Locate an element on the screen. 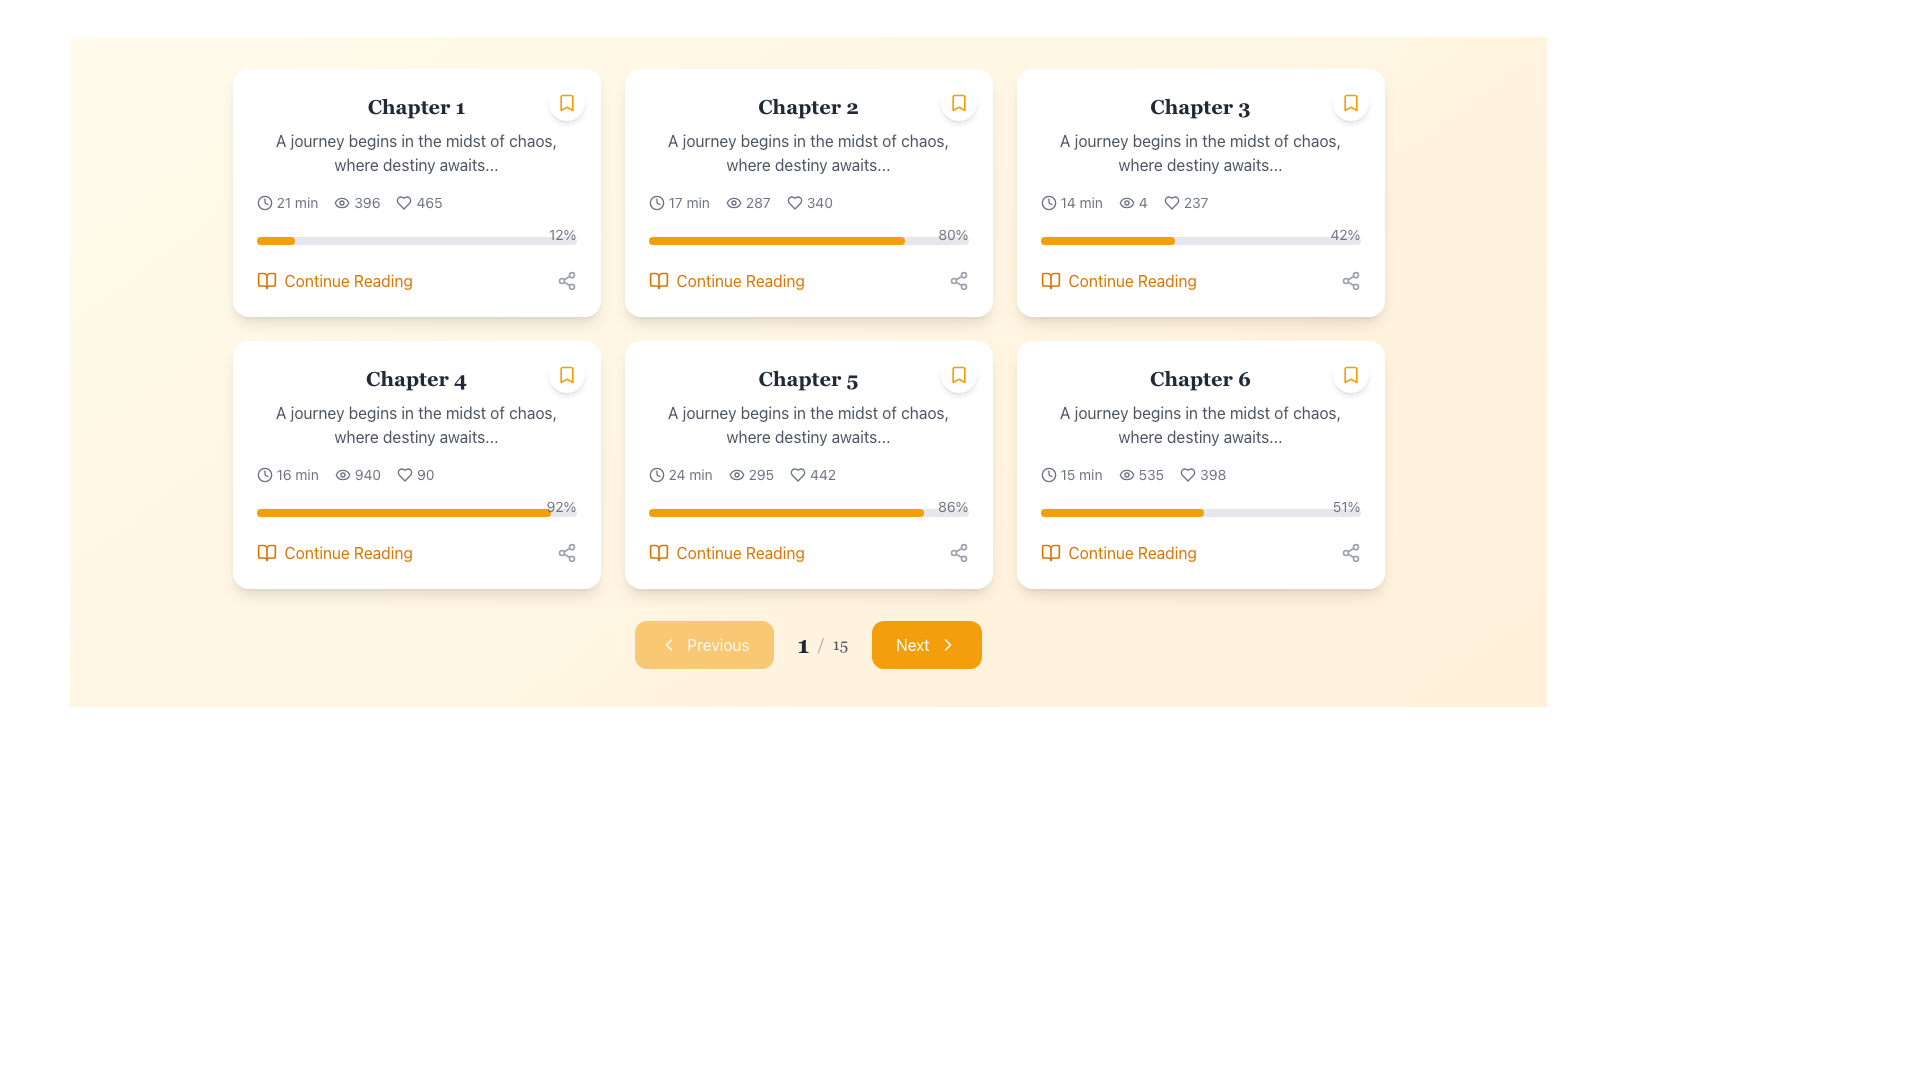 The image size is (1920, 1080). the 'Continue Reading' text label in orange color located at the bottom of the first card in the grid layout is located at coordinates (348, 281).